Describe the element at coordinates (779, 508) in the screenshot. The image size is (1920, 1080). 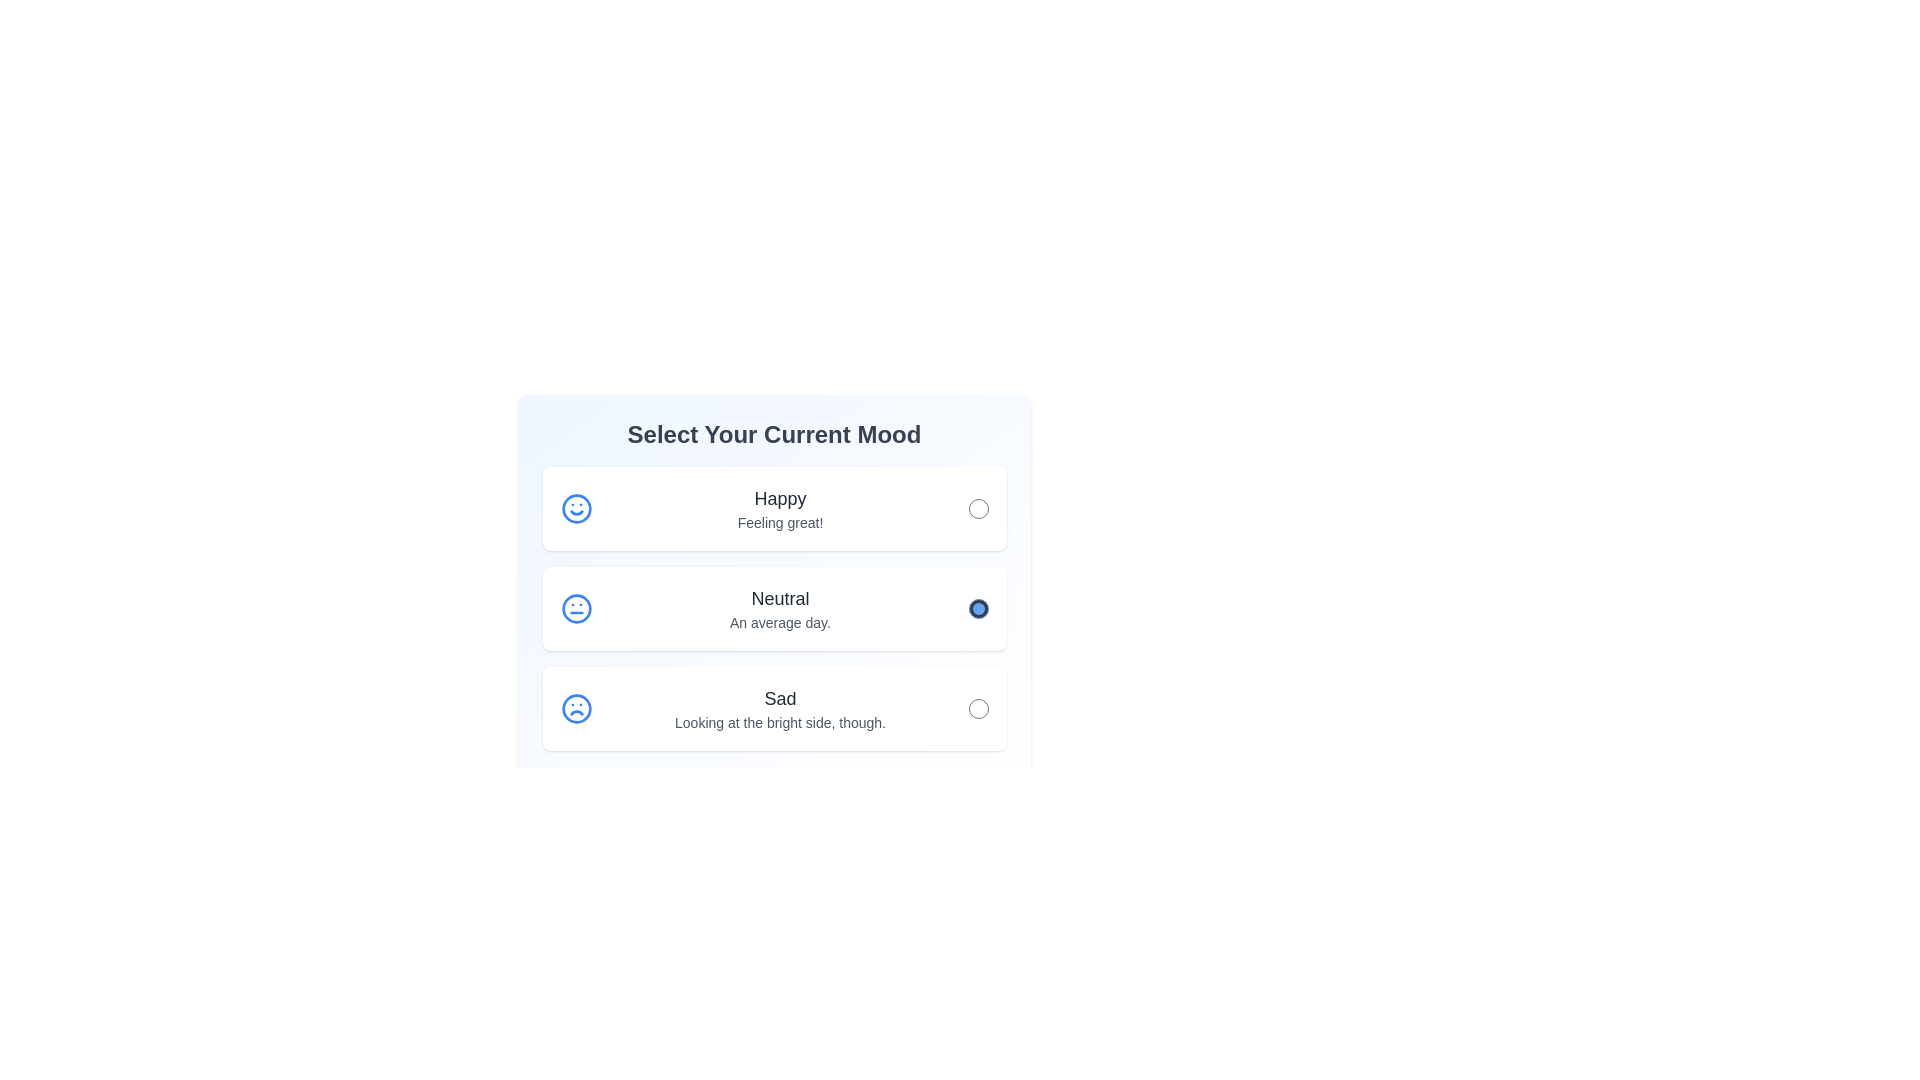
I see `text of the label that describes the 'Happy' mood option, located beneath the heading 'Select Your Current Mood' and to the right of a smiley icon` at that location.